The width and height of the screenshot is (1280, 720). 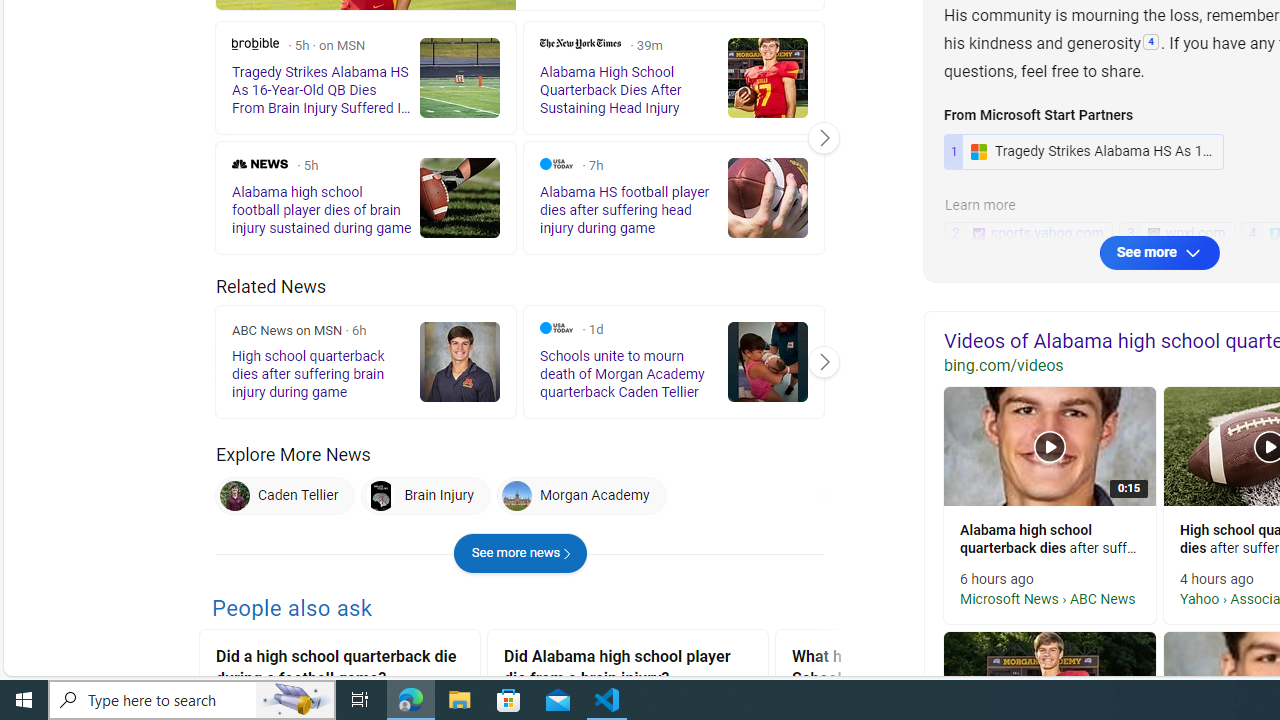 I want to click on 'Did a high school quarterback die during a football game?', so click(x=339, y=670).